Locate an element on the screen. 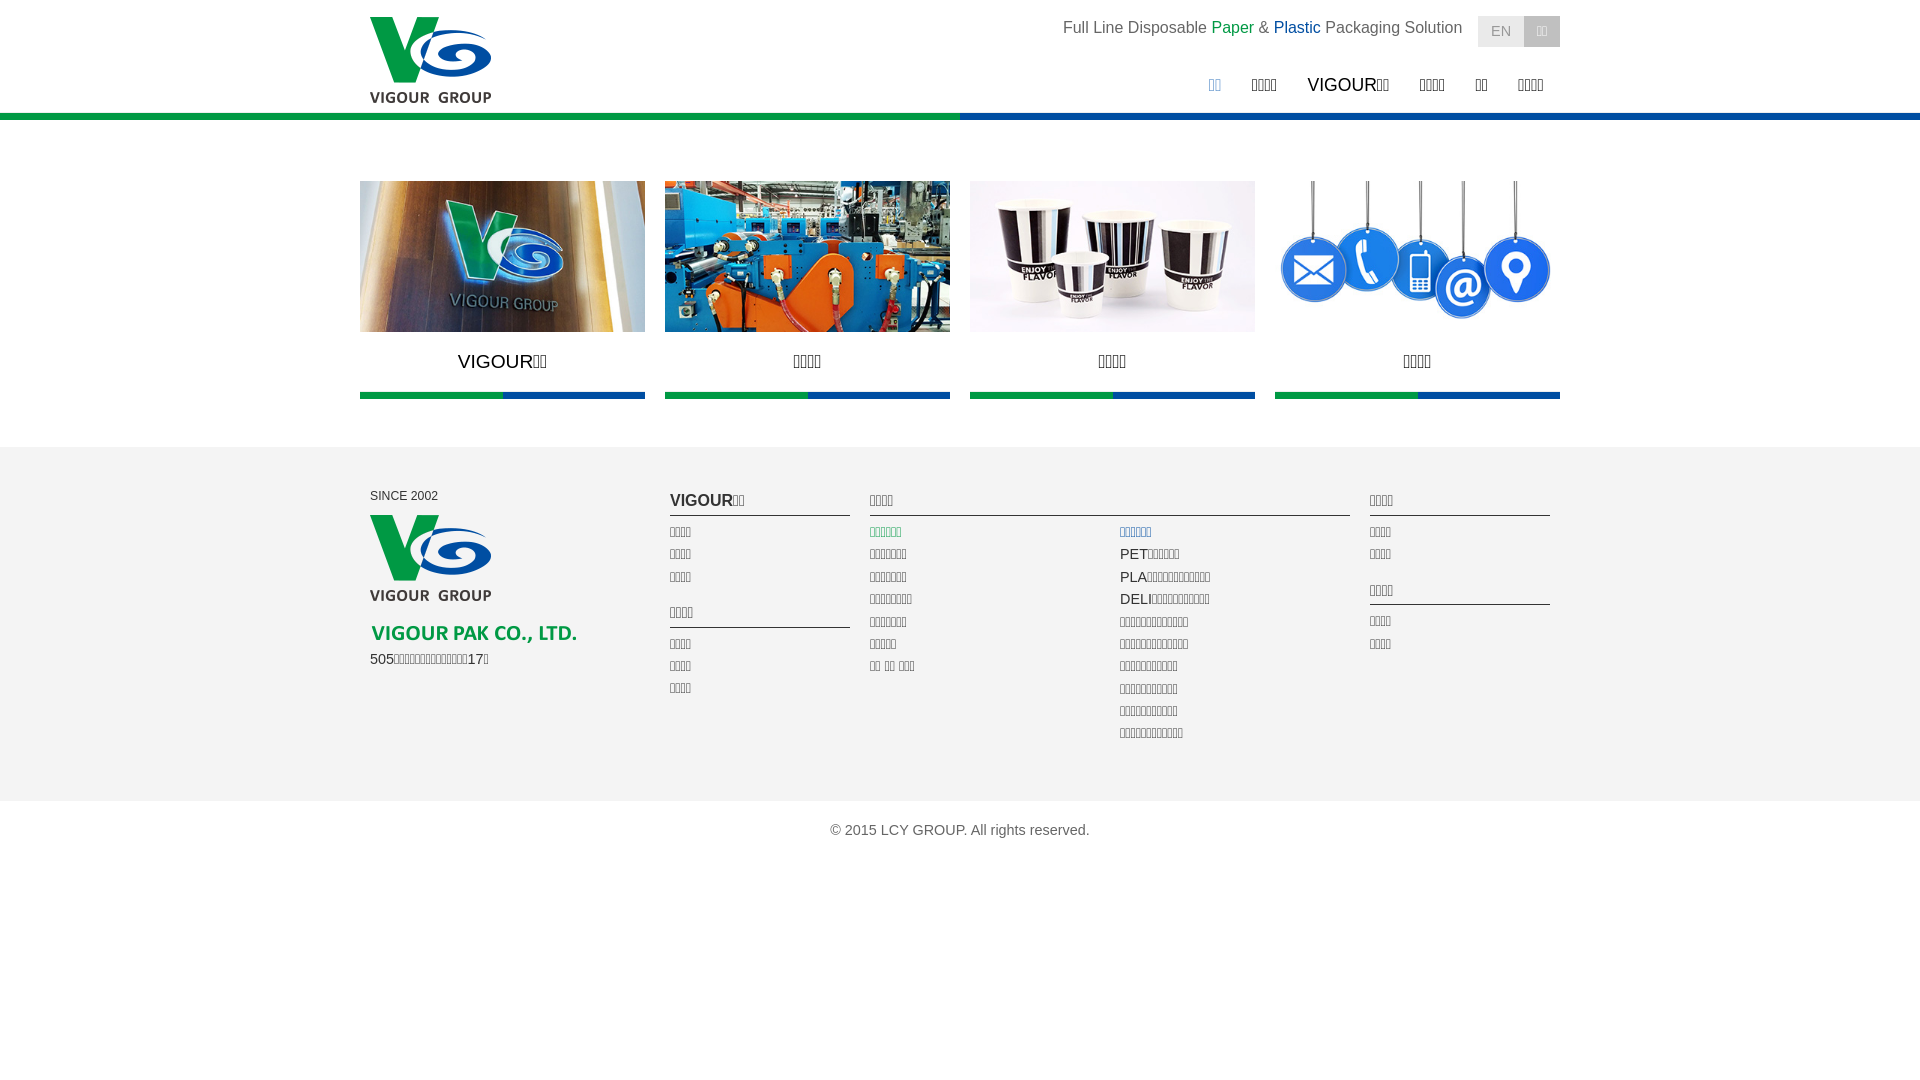 Image resolution: width=1920 pixels, height=1080 pixels. 'EN' is located at coordinates (1501, 31).